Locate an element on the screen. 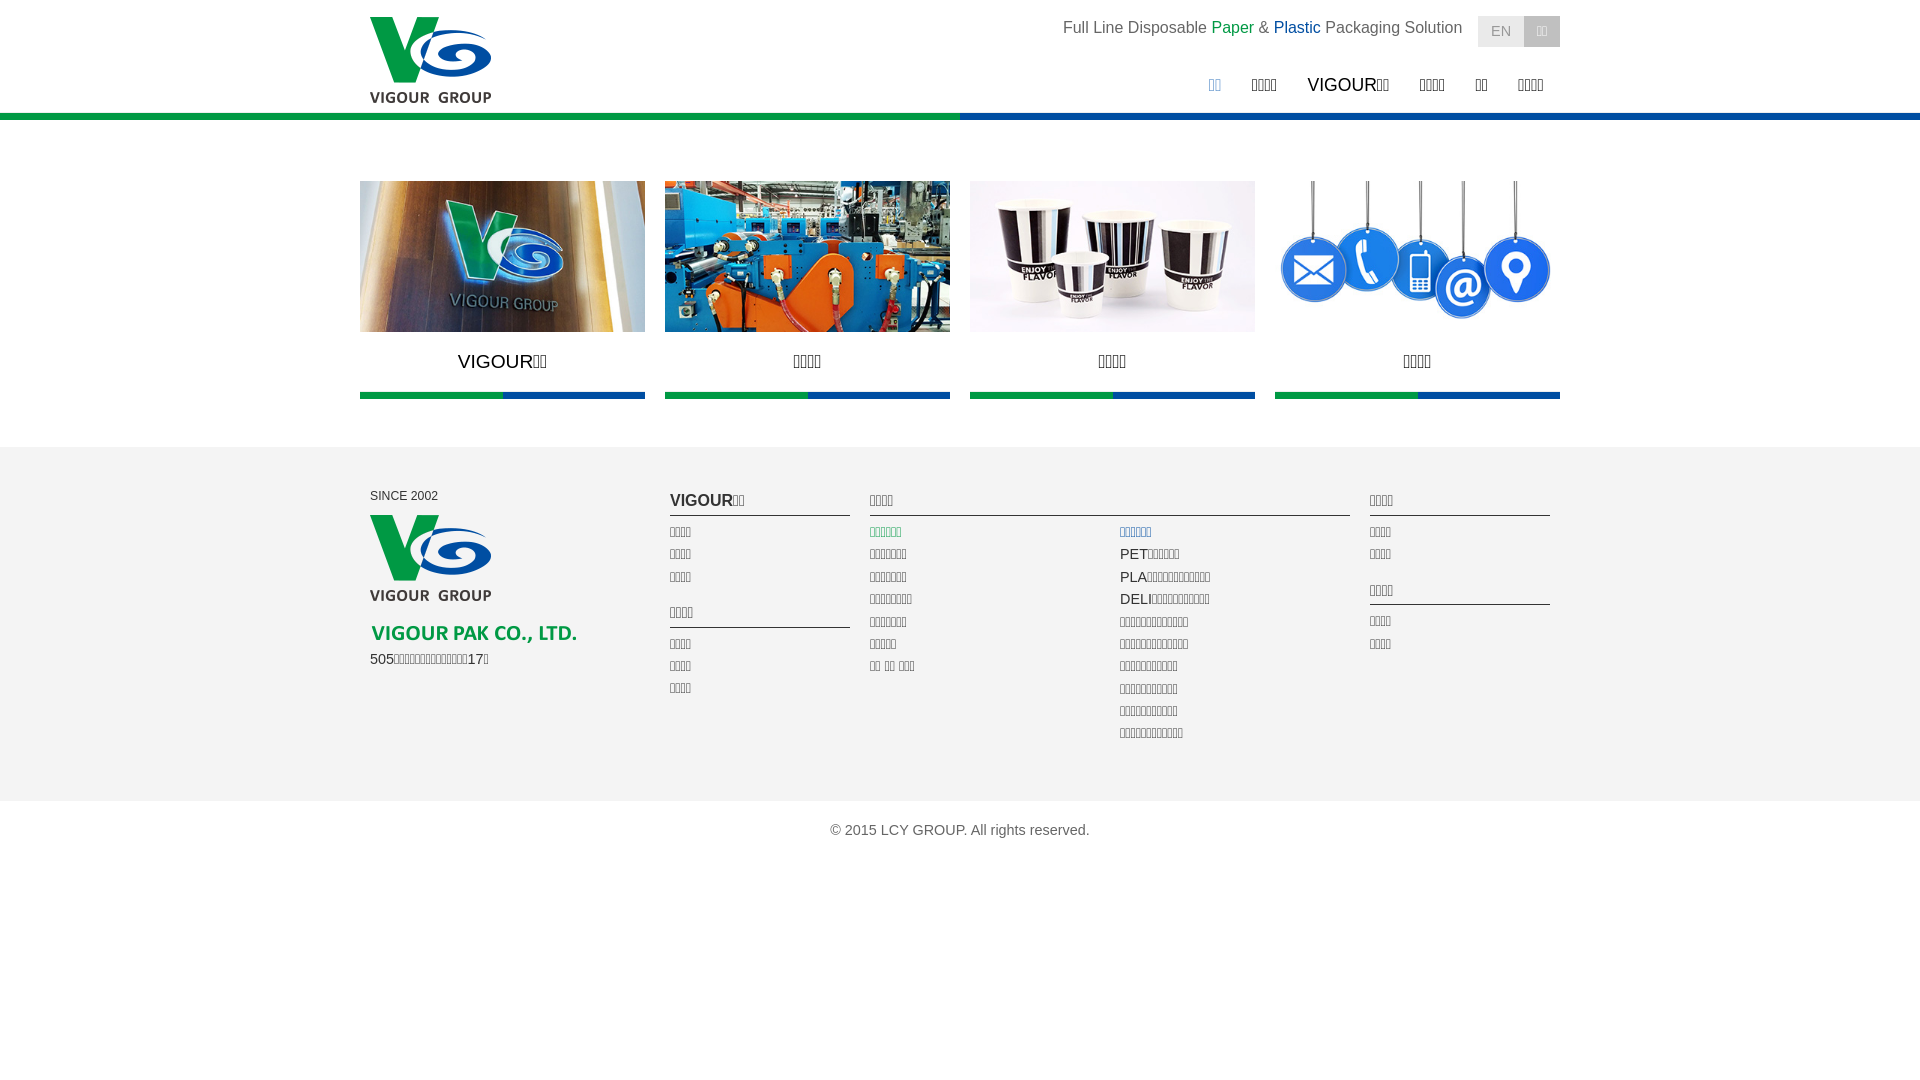 Image resolution: width=1920 pixels, height=1080 pixels. 'EN' is located at coordinates (1501, 31).